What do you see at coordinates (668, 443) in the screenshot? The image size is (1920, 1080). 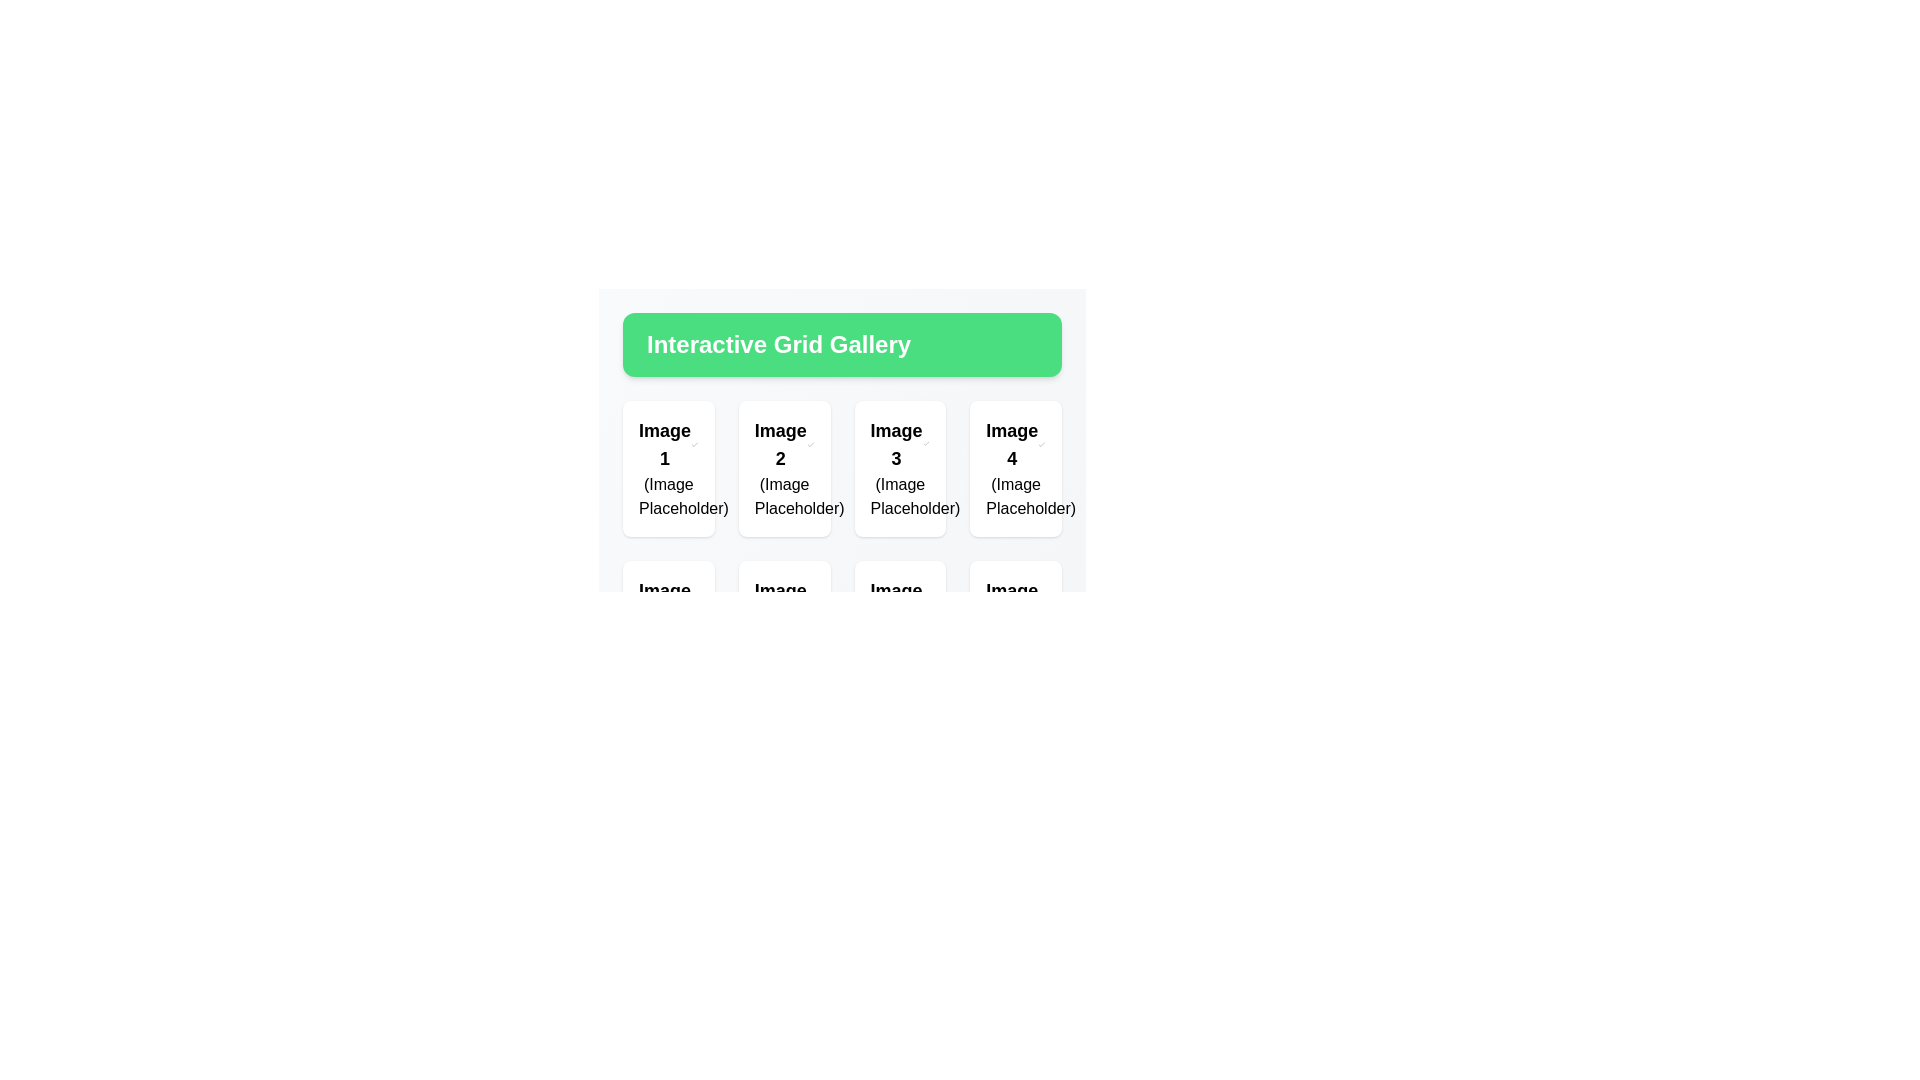 I see `text content of the label indicating the name or number of the image in the top-left card of the grid layout, which is positioned above the '(Image Placeholder)' text` at bounding box center [668, 443].